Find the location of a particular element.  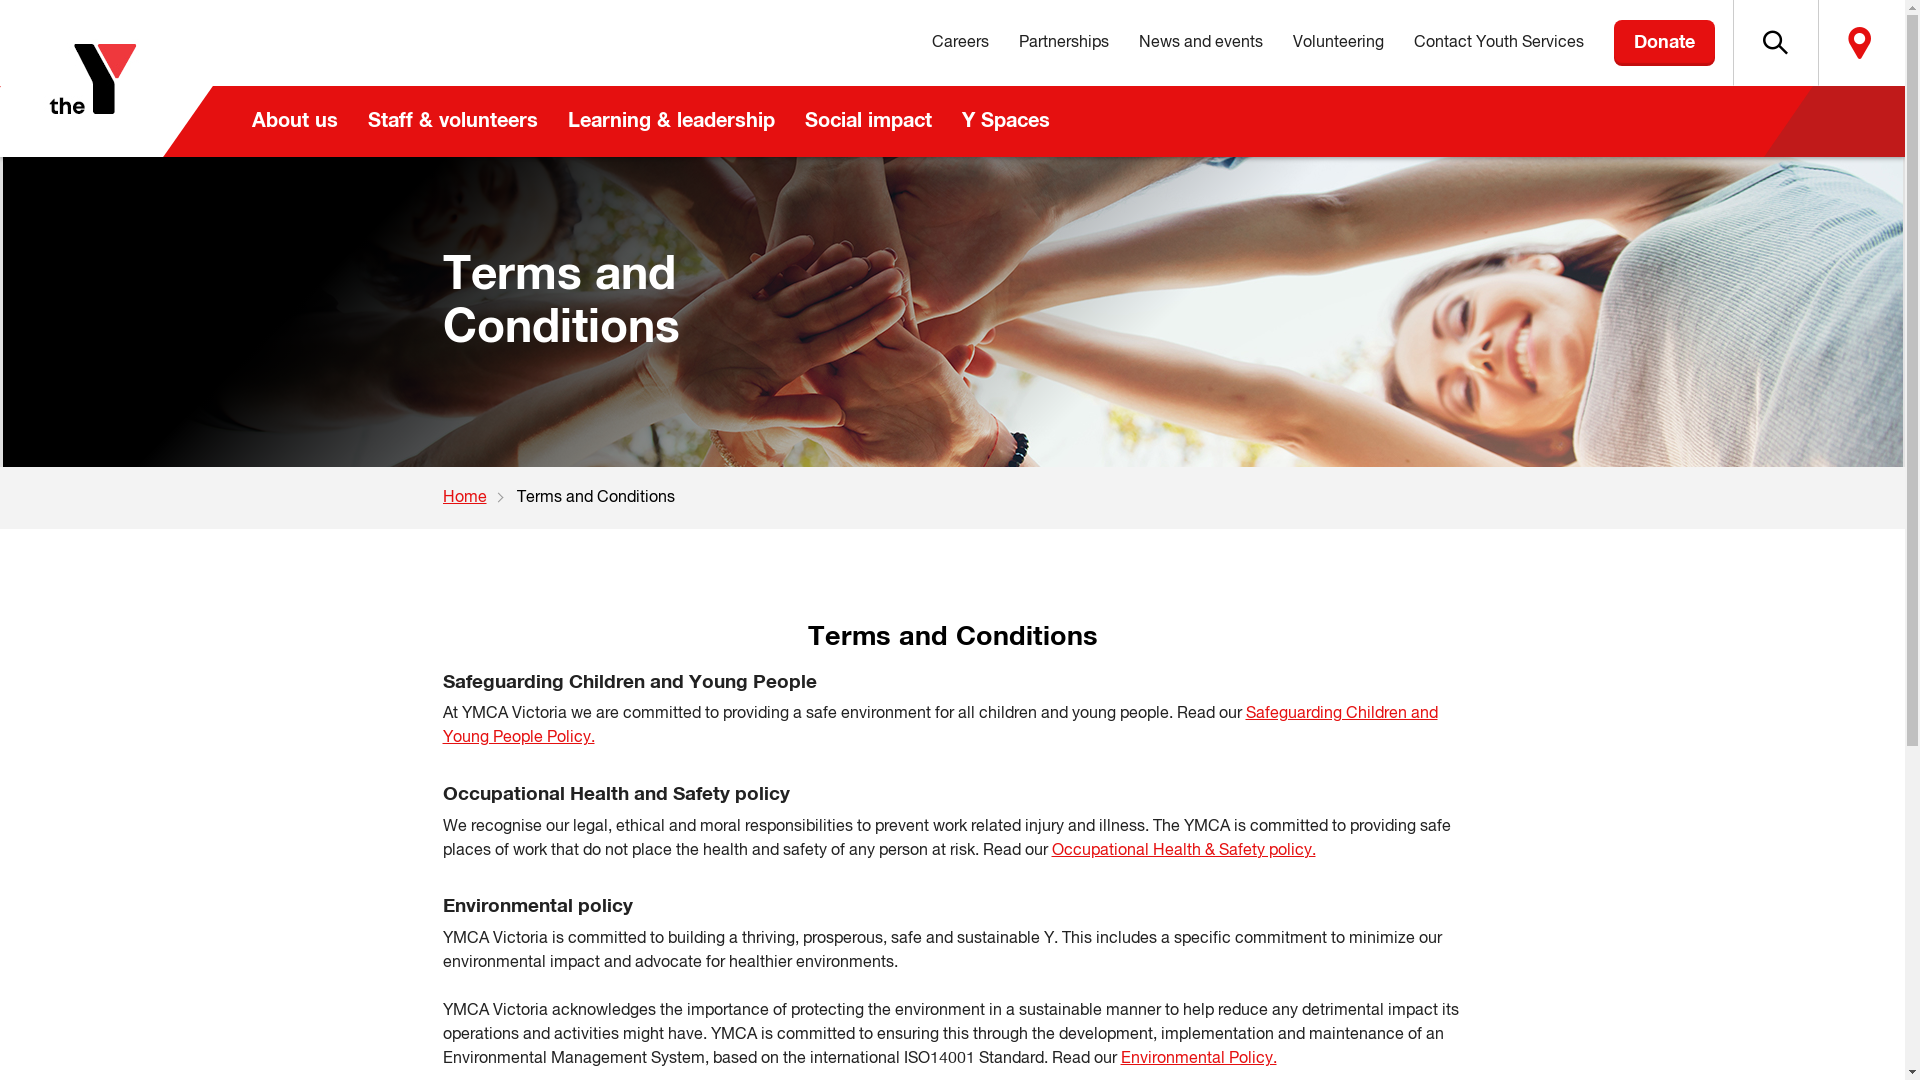

'Social impact' is located at coordinates (868, 121).